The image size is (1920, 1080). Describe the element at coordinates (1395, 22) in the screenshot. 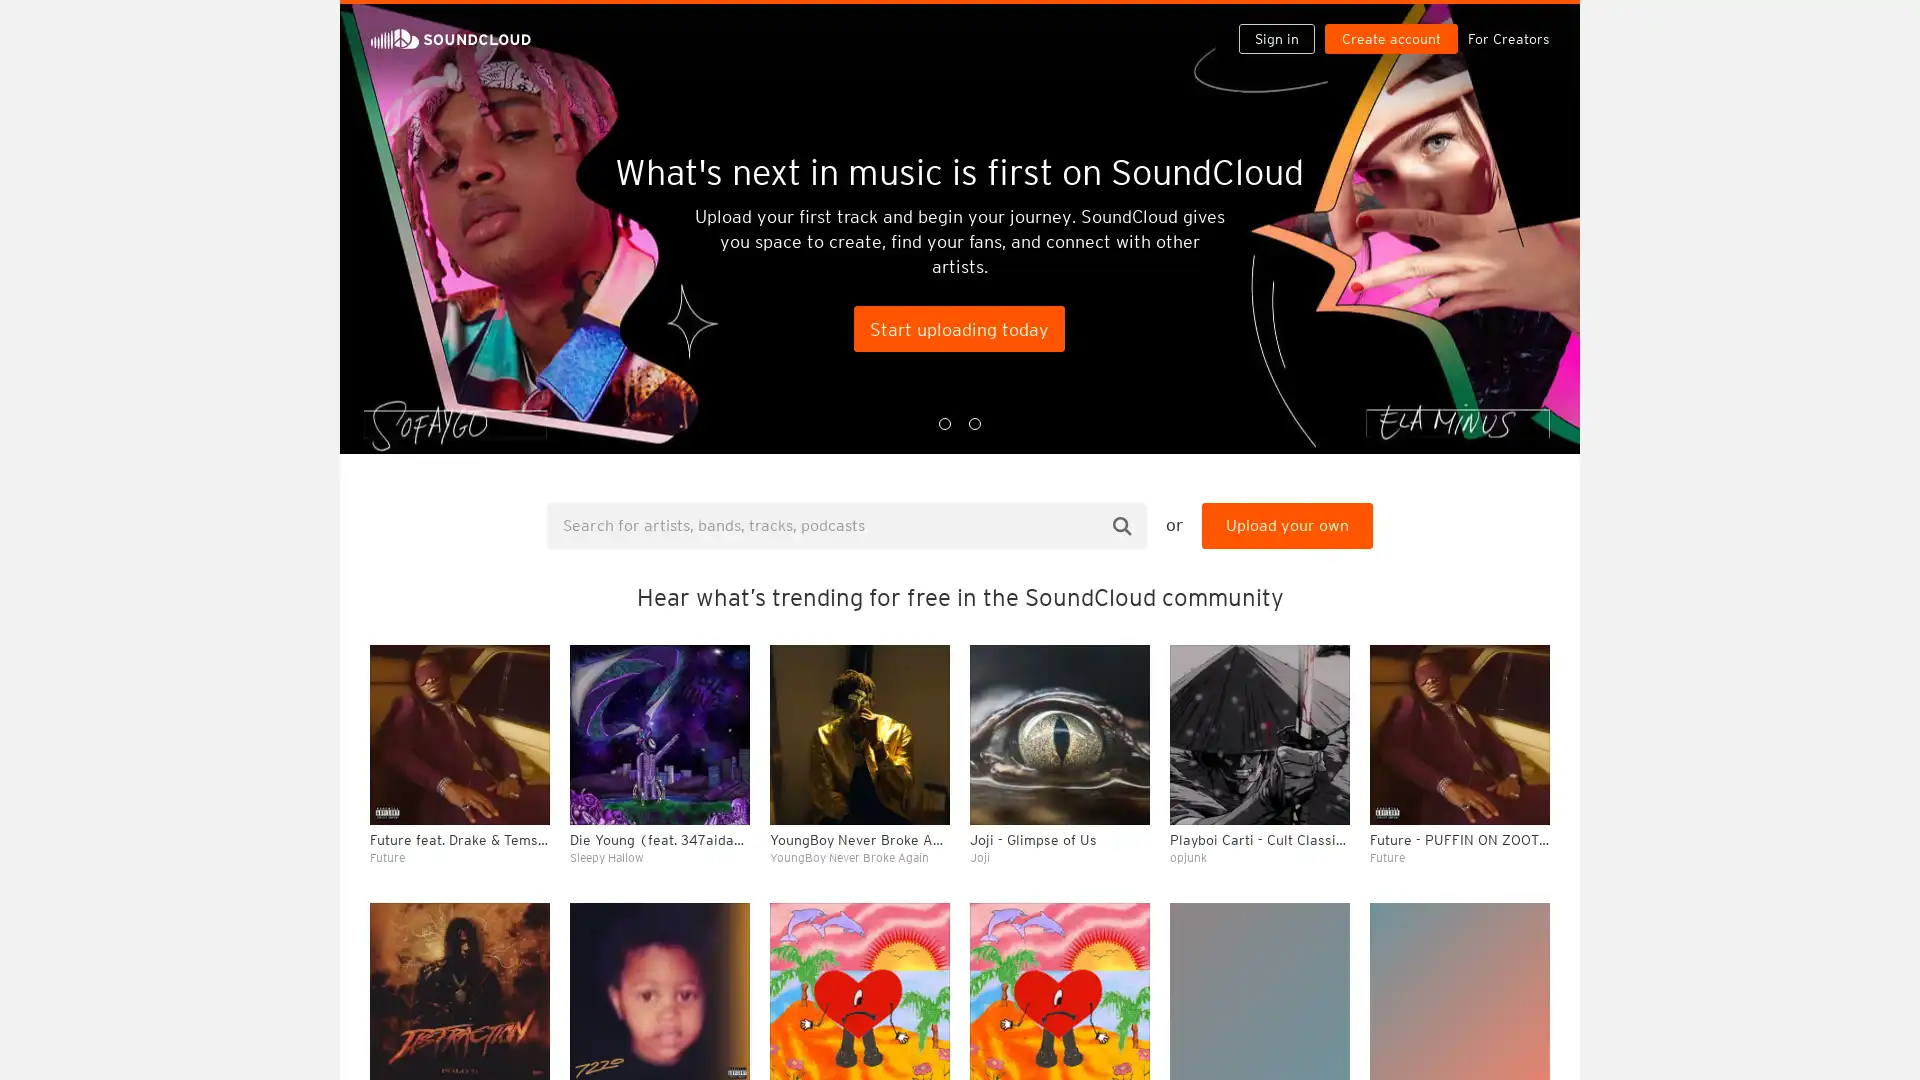

I see `Create a SoundCloud account` at that location.